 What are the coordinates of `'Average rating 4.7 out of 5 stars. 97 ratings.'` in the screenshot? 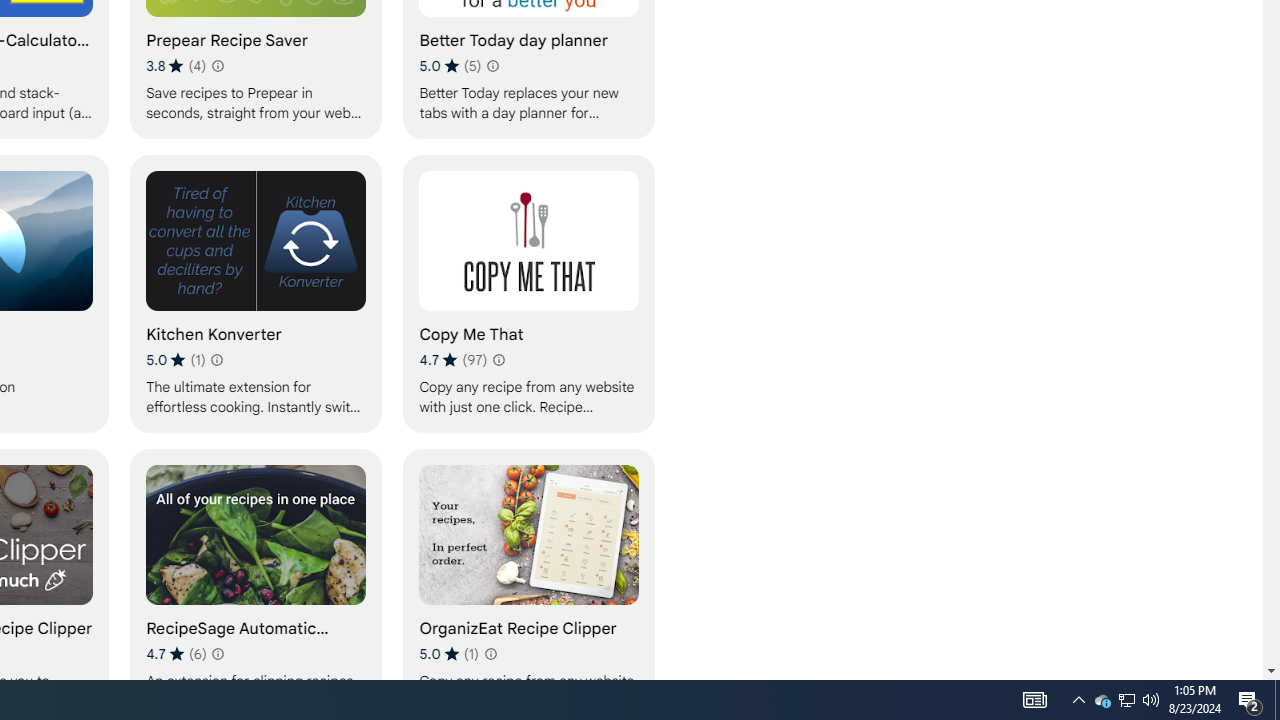 It's located at (452, 360).